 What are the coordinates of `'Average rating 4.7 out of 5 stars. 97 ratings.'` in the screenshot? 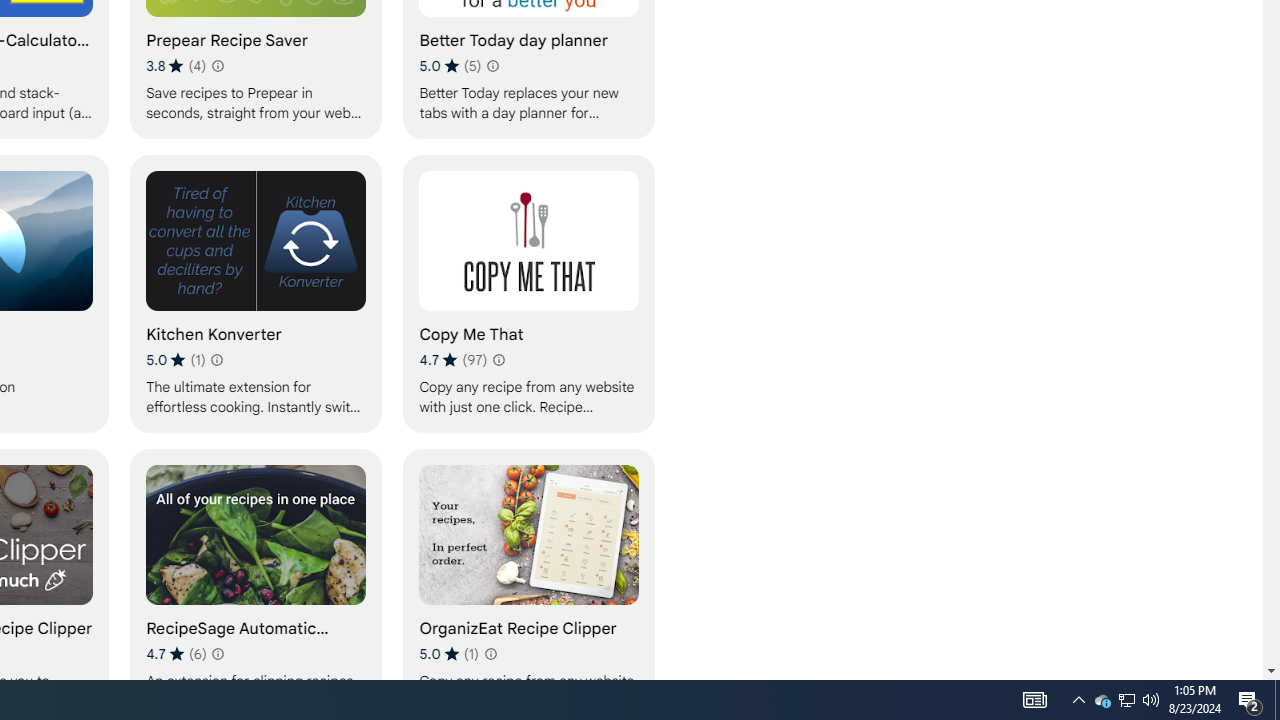 It's located at (452, 360).